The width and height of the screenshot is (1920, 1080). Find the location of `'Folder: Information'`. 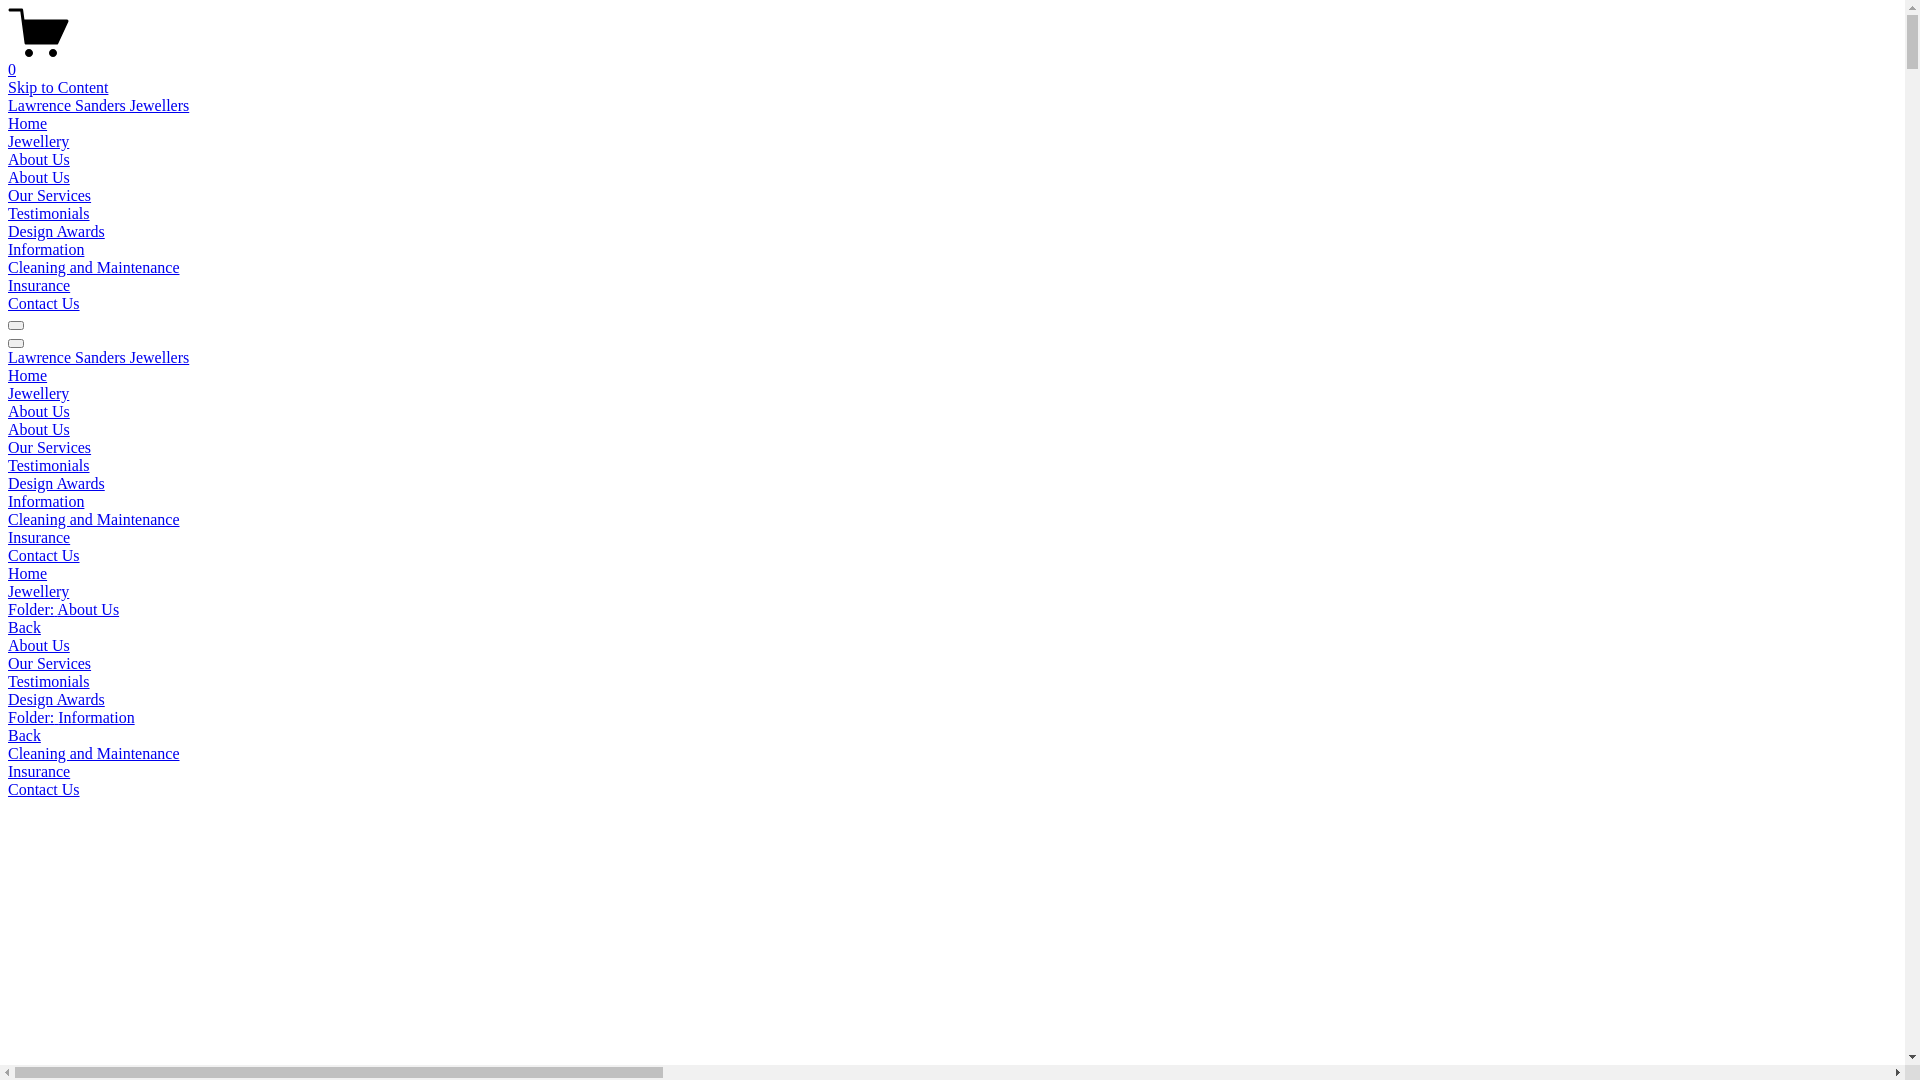

'Folder: Information' is located at coordinates (951, 716).